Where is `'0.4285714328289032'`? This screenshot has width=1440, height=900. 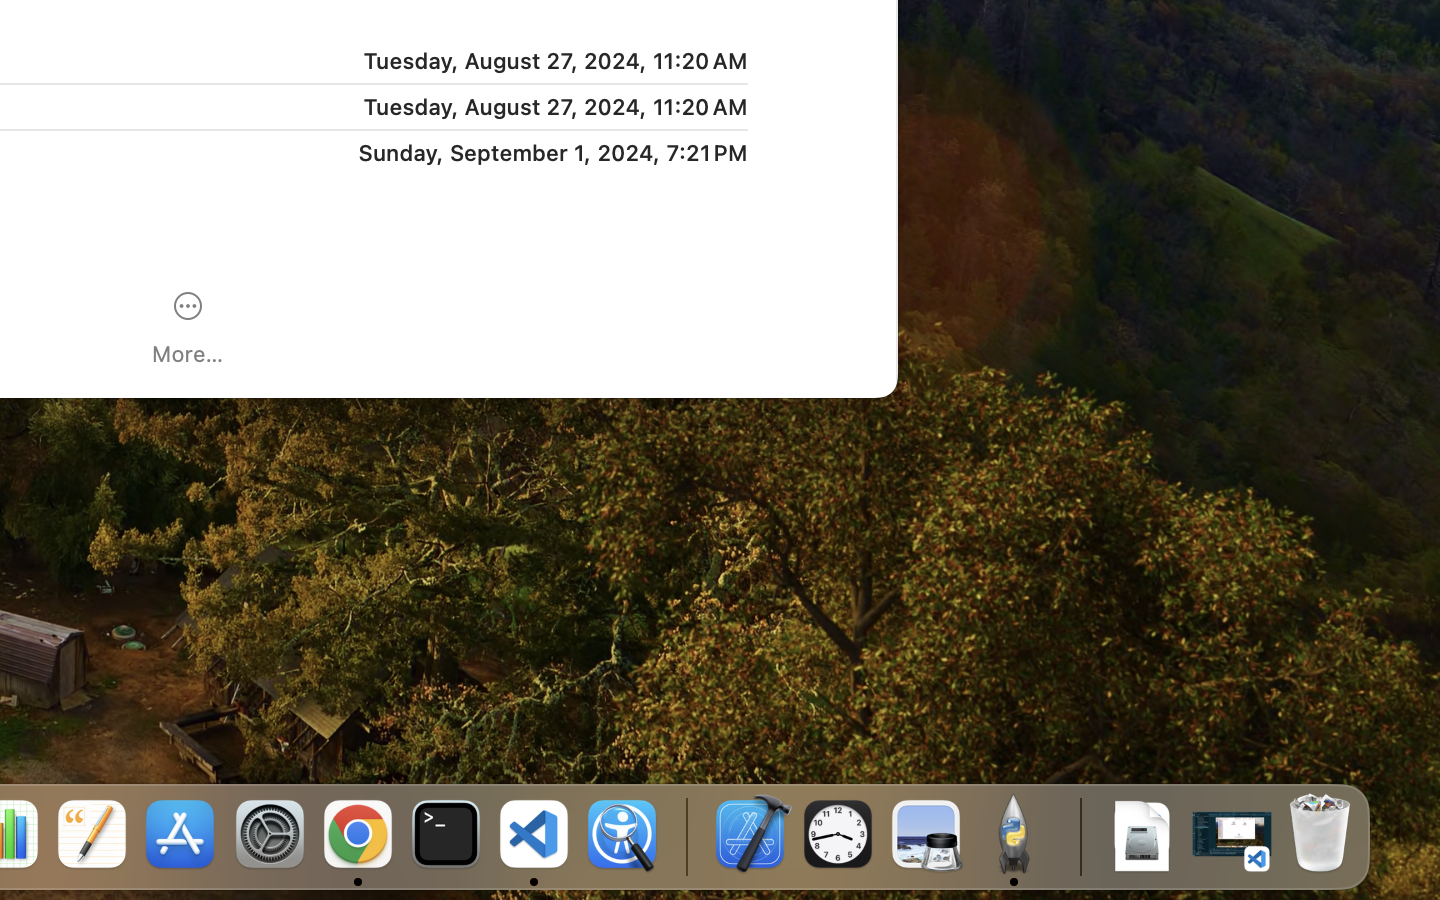 '0.4285714328289032' is located at coordinates (685, 835).